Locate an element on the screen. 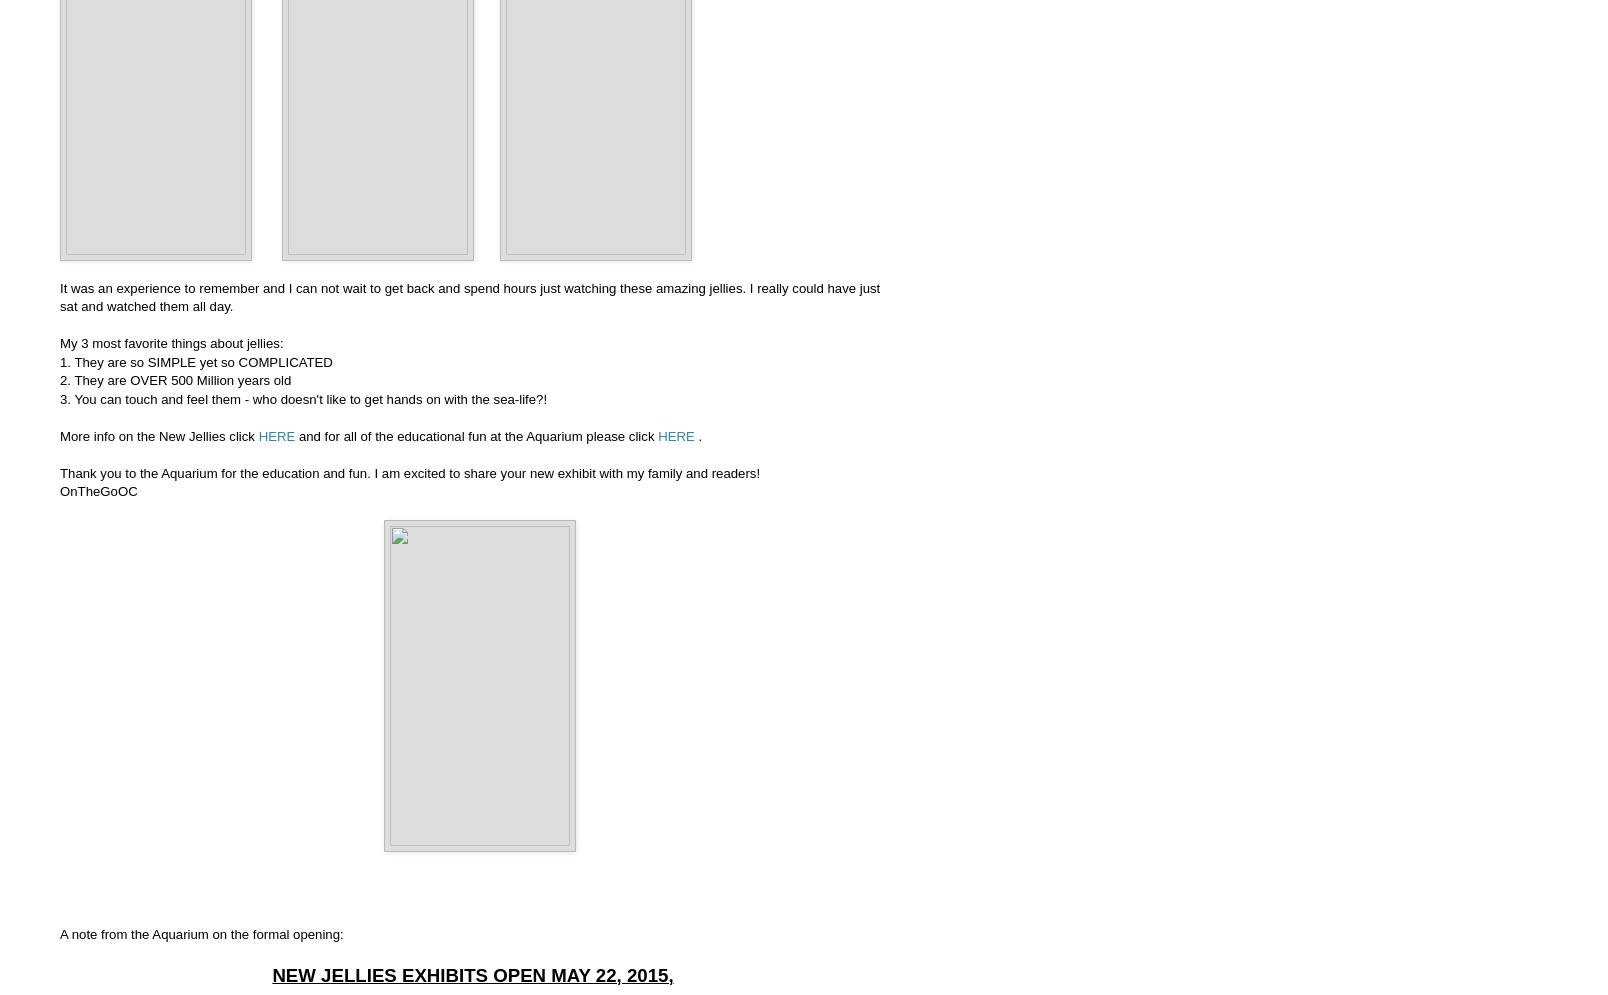 Image resolution: width=1608 pixels, height=995 pixels. '.' is located at coordinates (693, 434).